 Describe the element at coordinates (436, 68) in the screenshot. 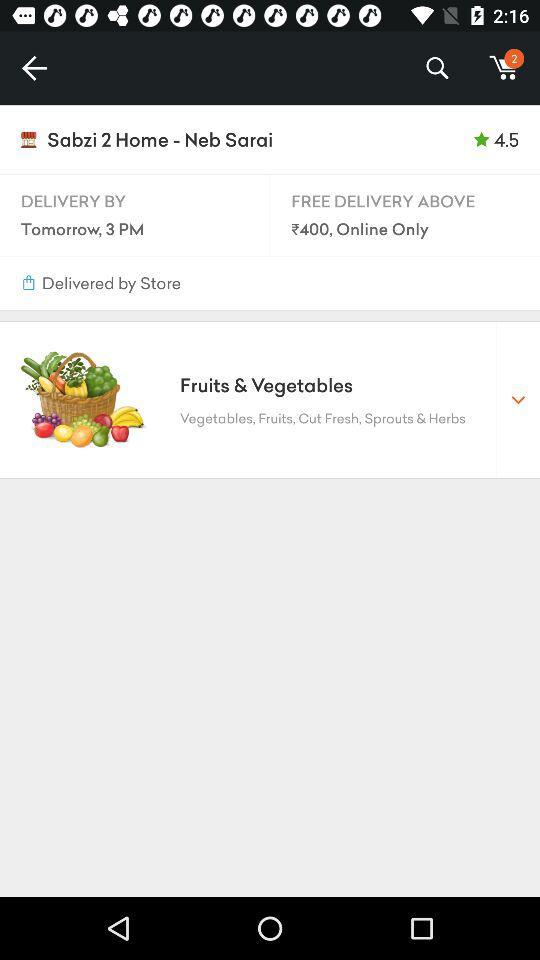

I see `icon to the left of m` at that location.